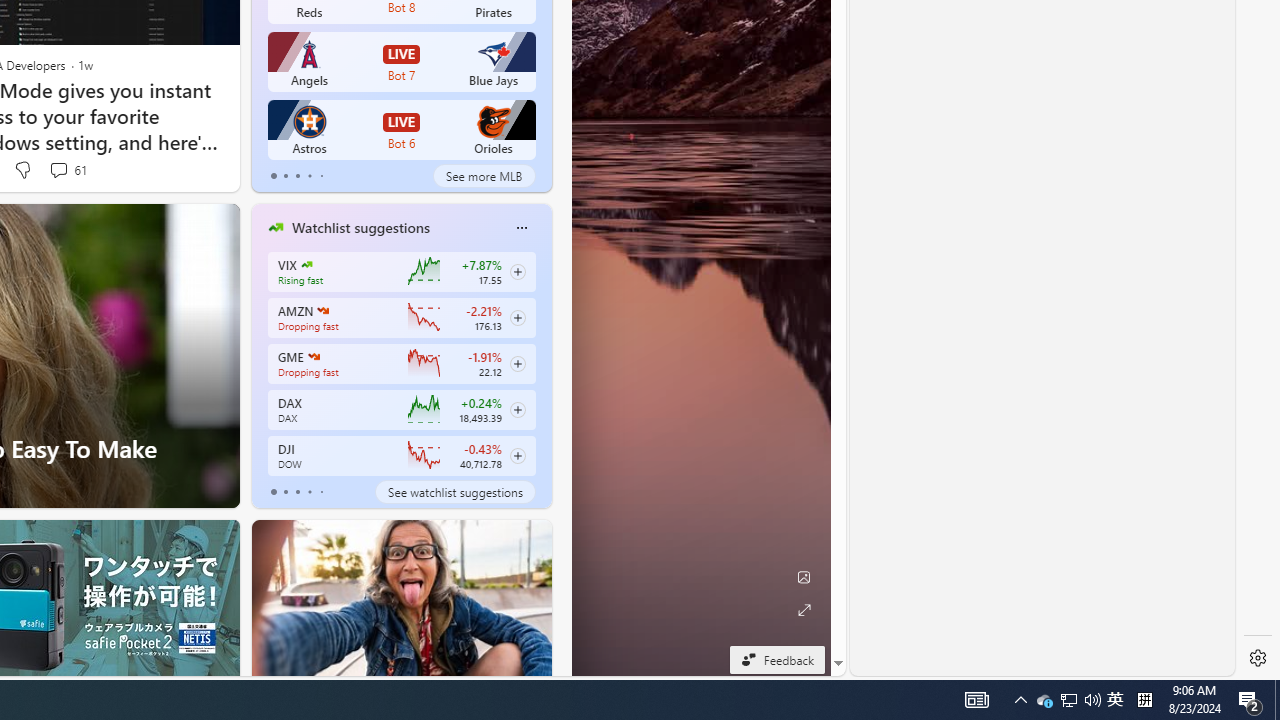  I want to click on 'View comments 61 Comment', so click(58, 168).